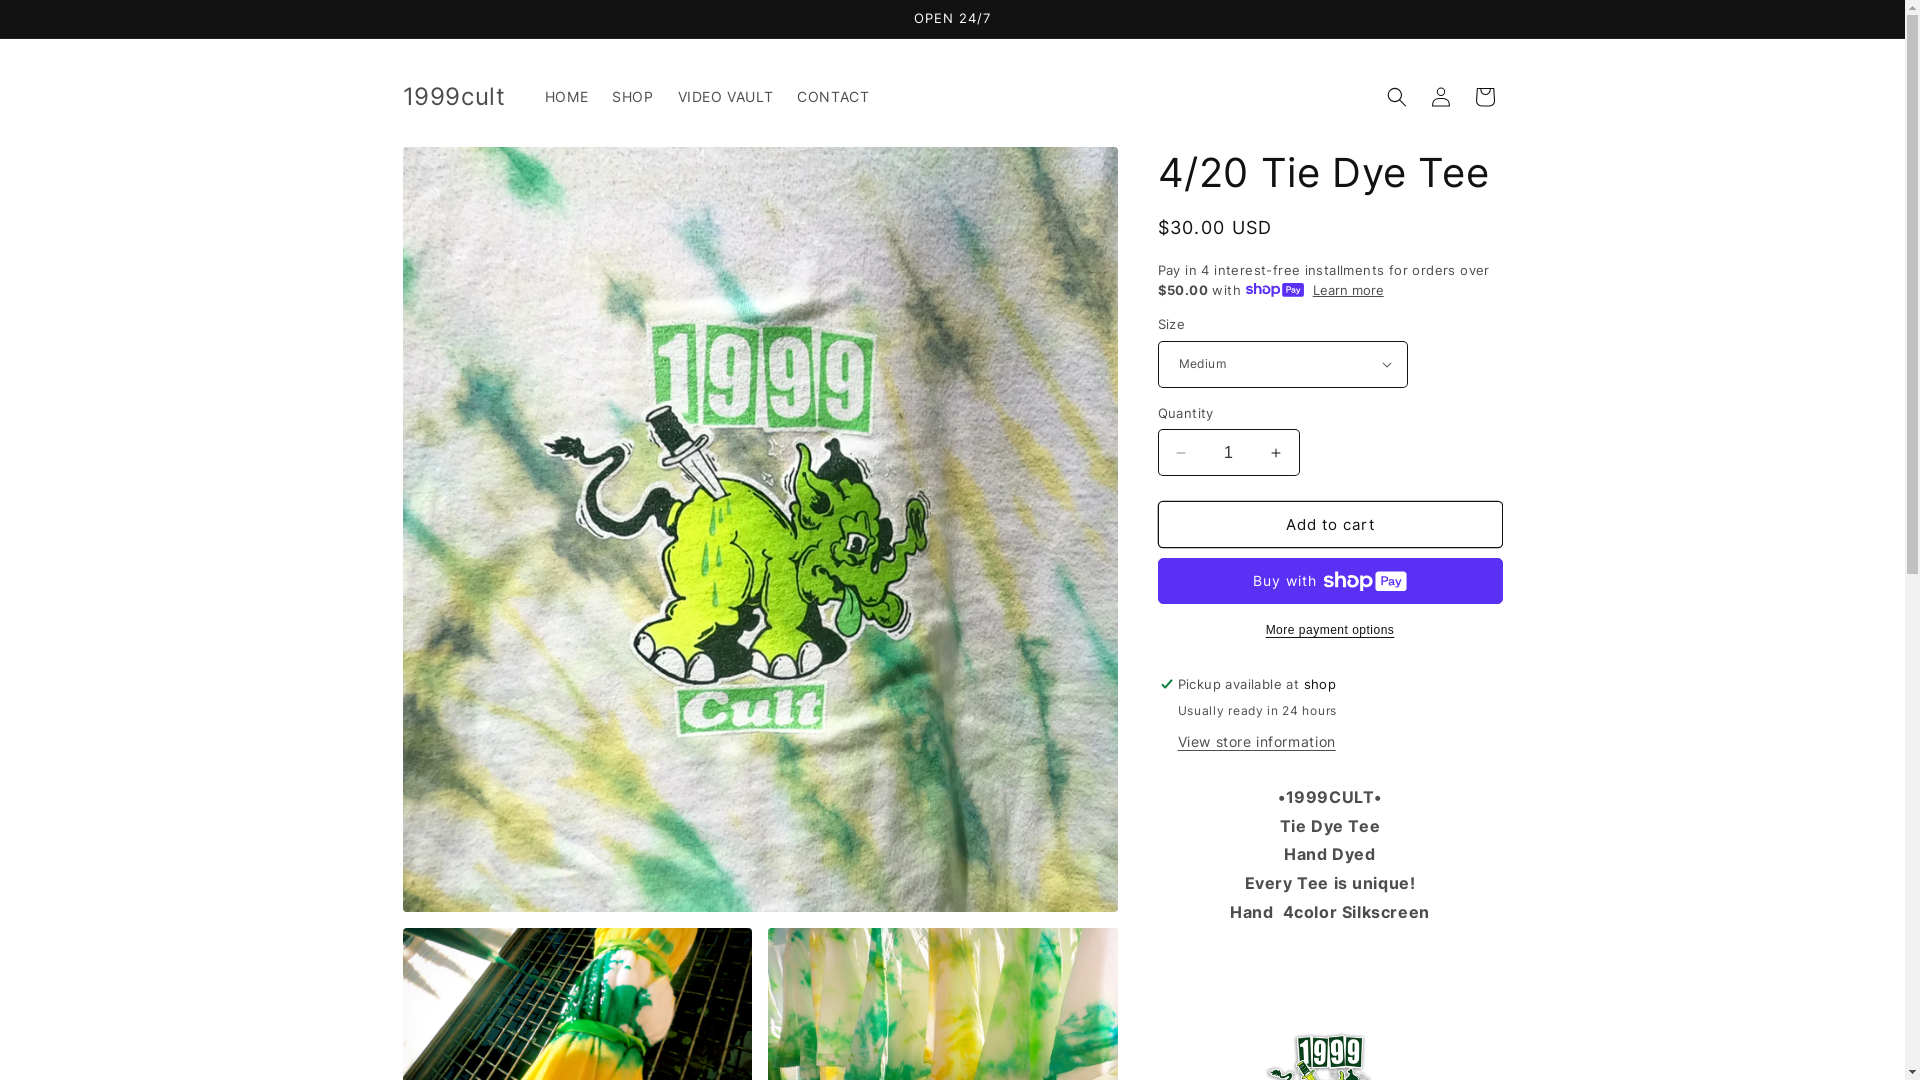 The height and width of the screenshot is (1080, 1920). What do you see at coordinates (724, 96) in the screenshot?
I see `'VIDEO VAULT'` at bounding box center [724, 96].